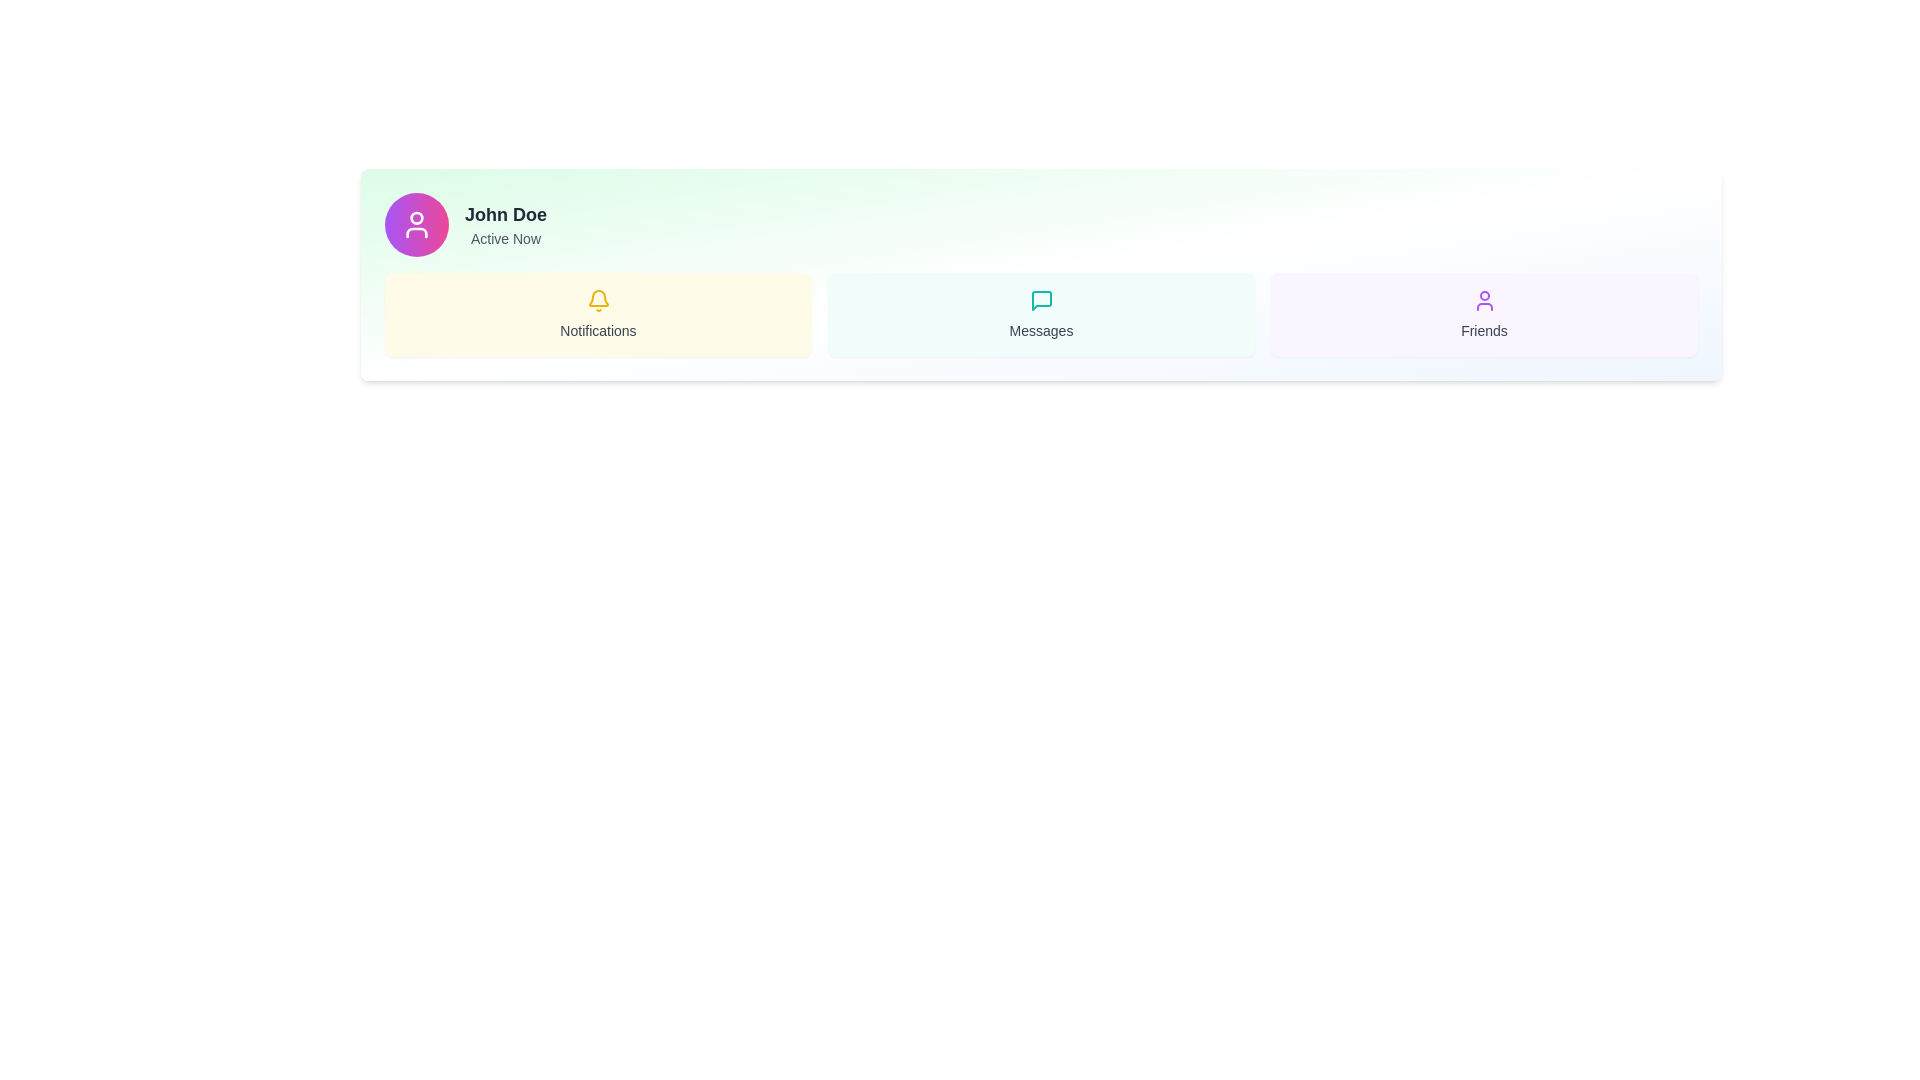  I want to click on the user's profile icon located in the top-left circular area of the user profile card, next, so click(416, 224).